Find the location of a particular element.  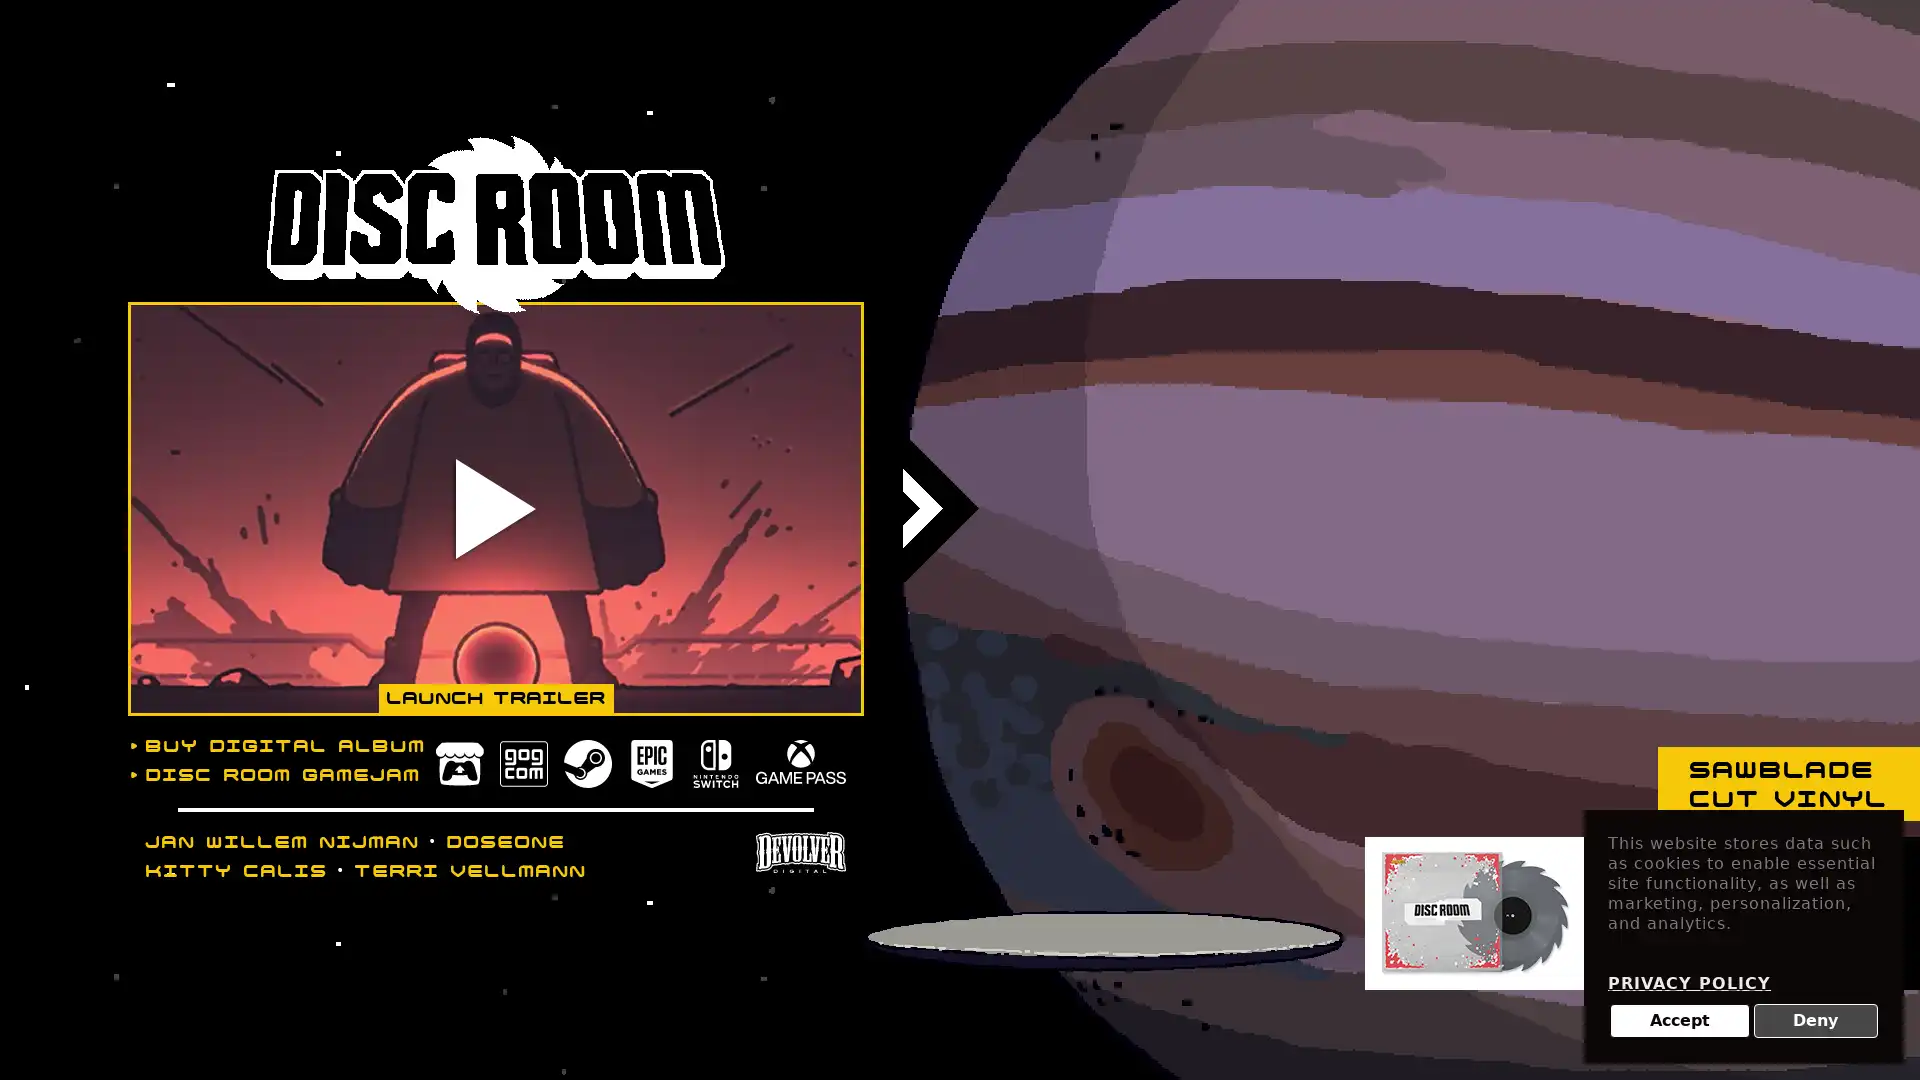

Accept is located at coordinates (1679, 1021).